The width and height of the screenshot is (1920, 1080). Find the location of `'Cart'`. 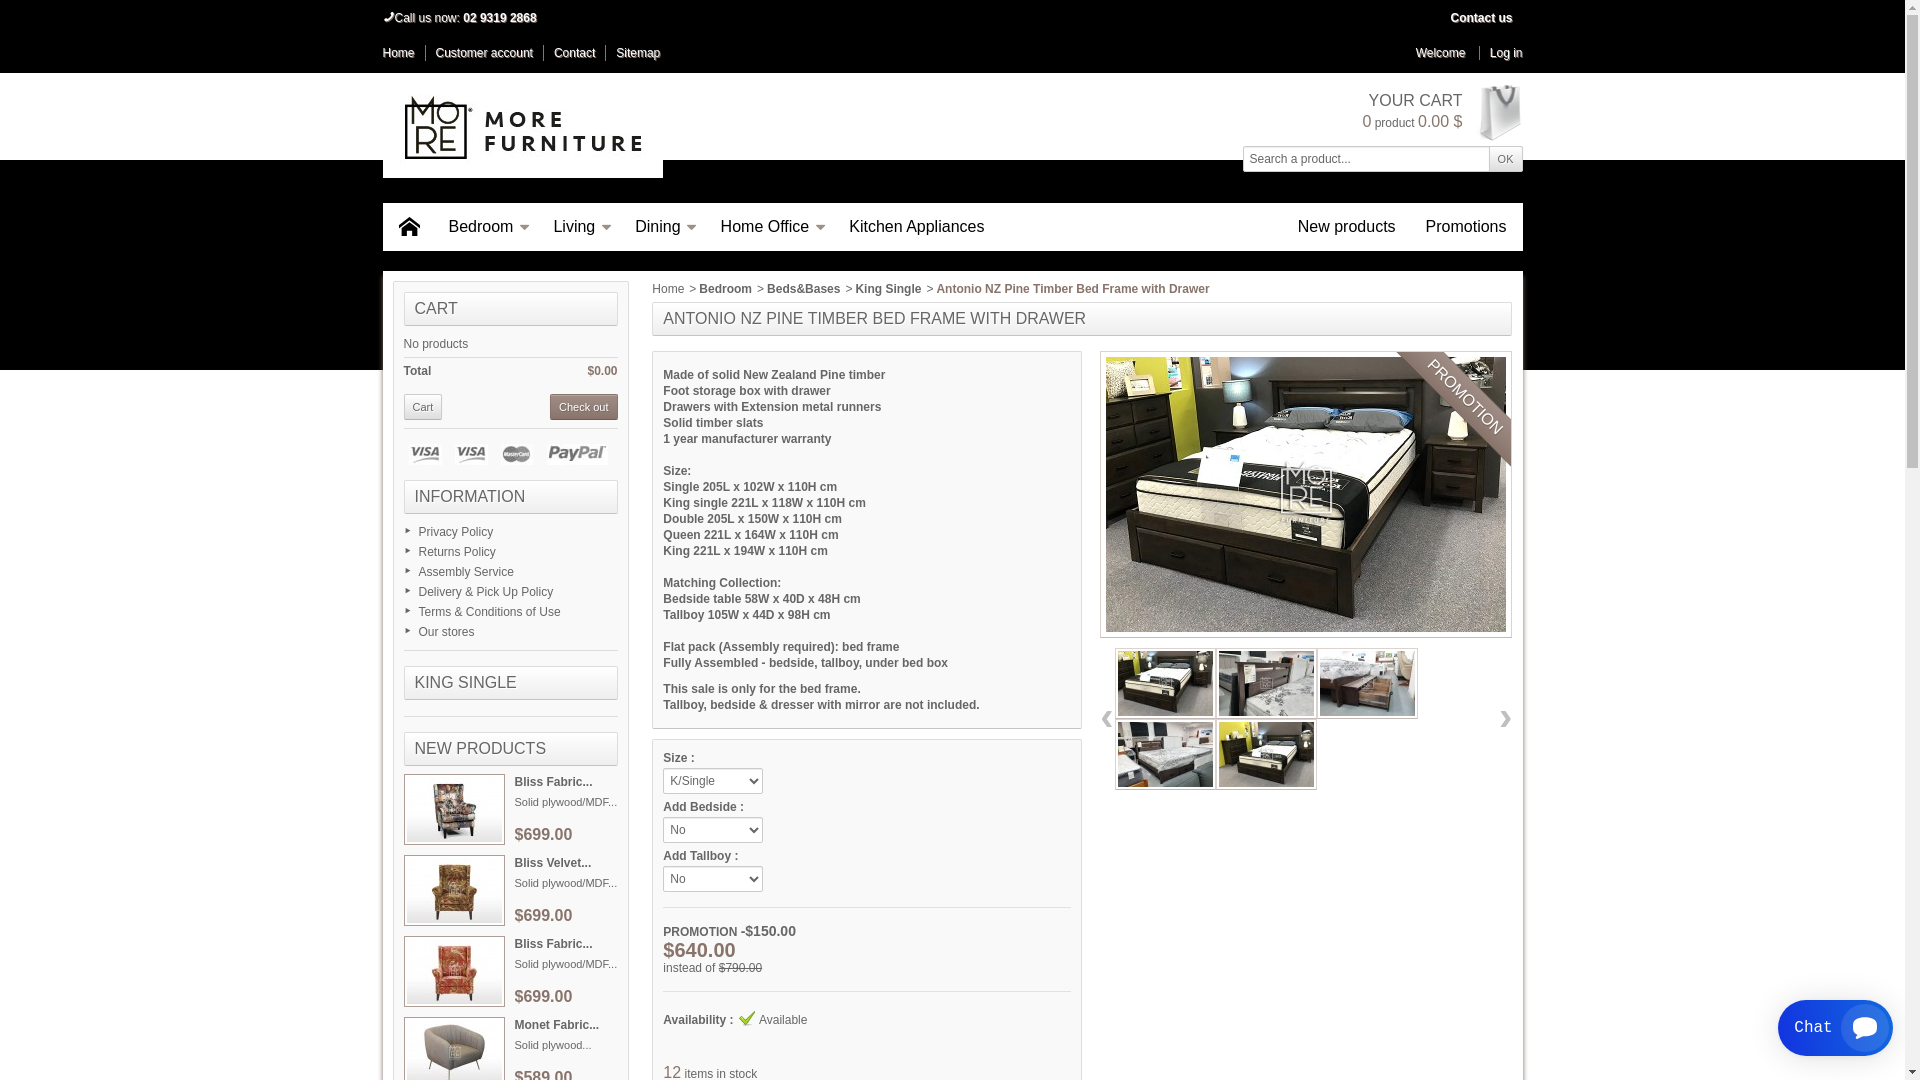

'Cart' is located at coordinates (422, 406).